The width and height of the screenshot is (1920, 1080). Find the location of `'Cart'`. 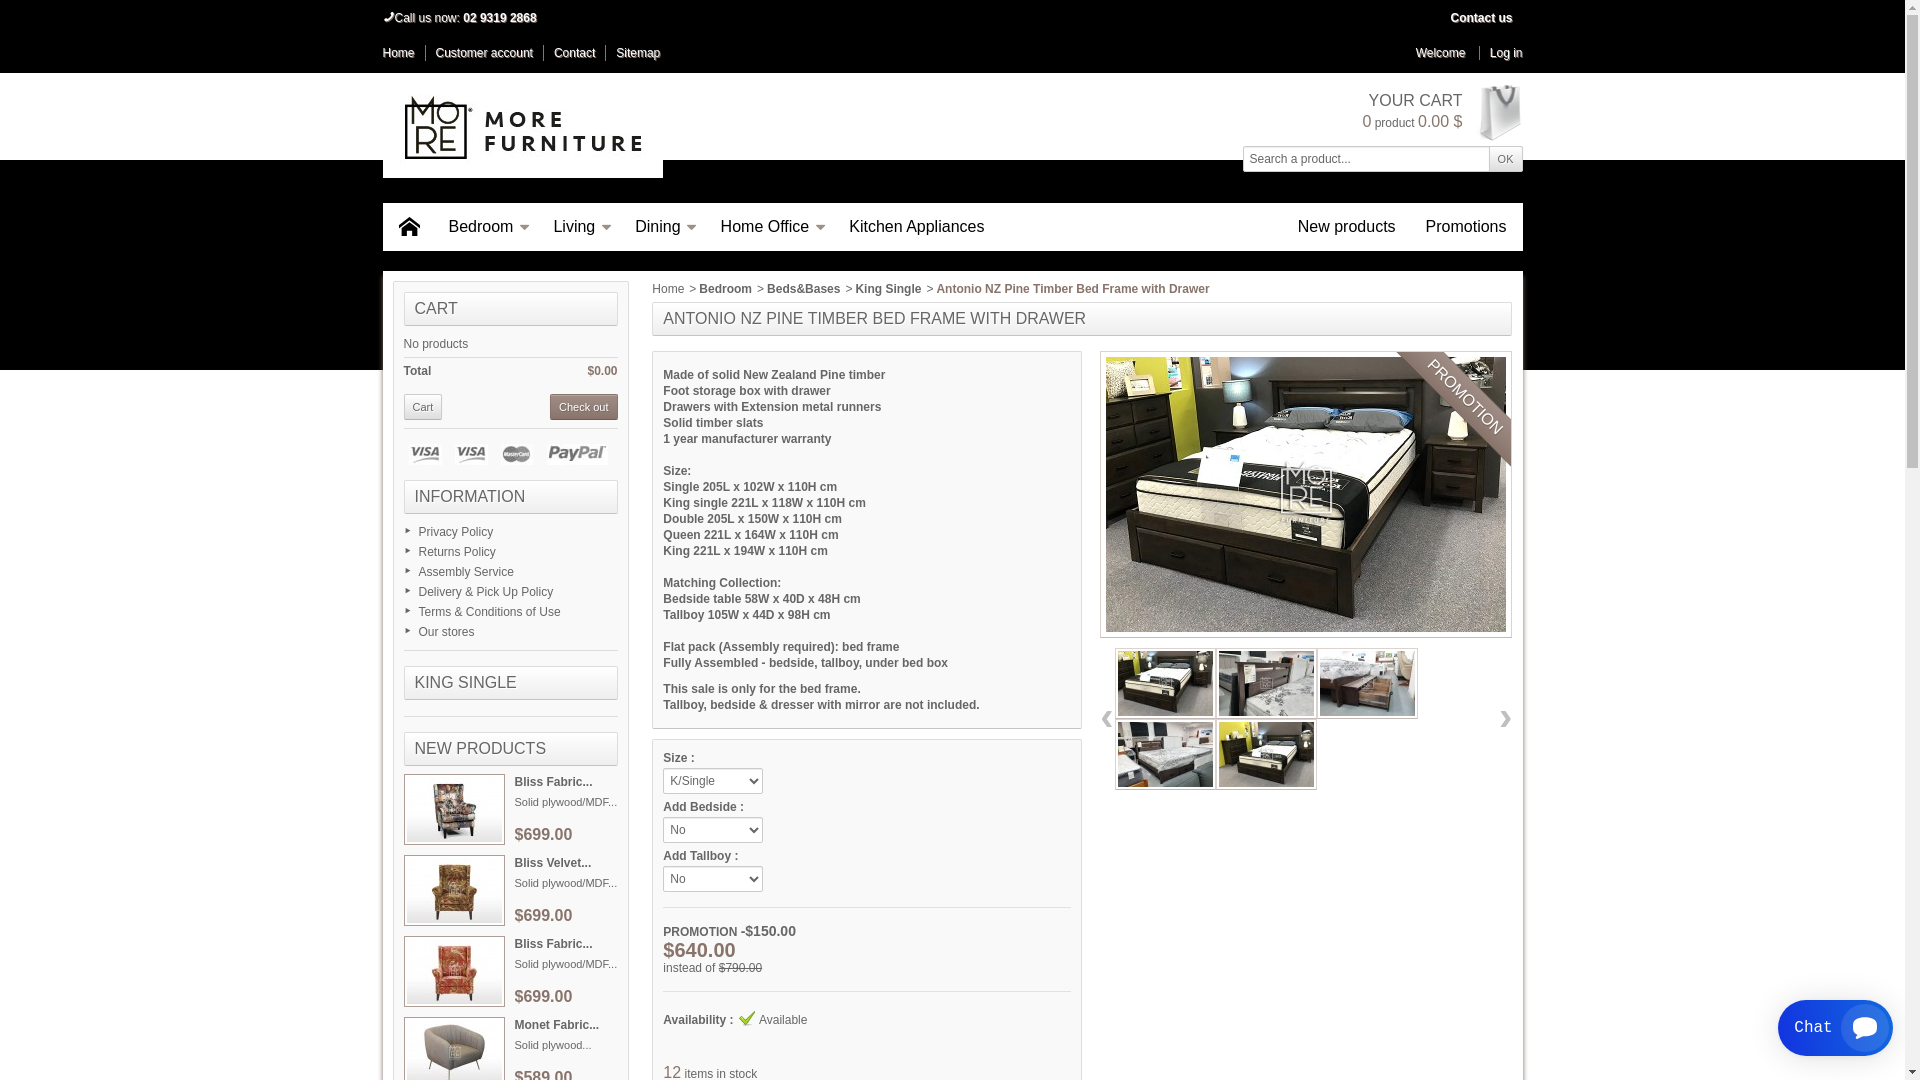

'Cart' is located at coordinates (422, 406).